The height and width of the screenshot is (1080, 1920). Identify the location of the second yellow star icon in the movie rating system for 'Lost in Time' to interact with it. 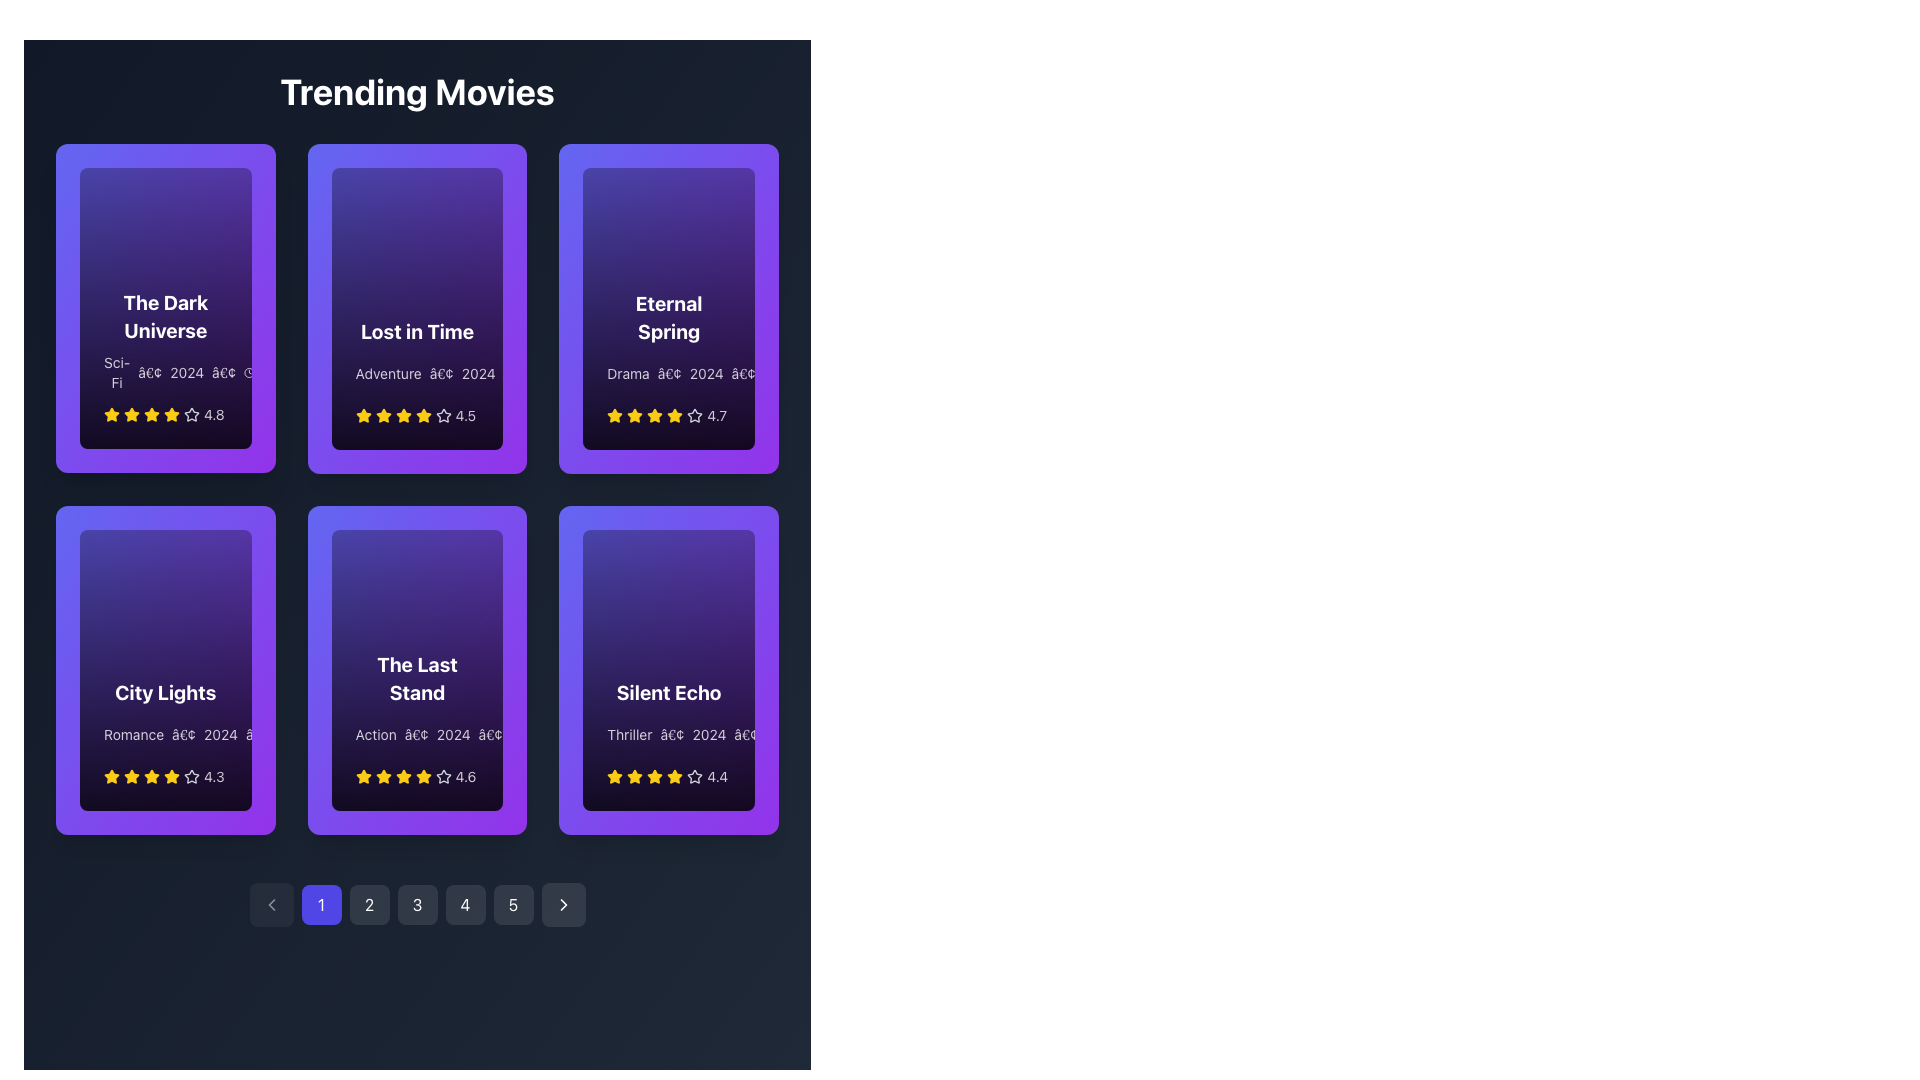
(383, 414).